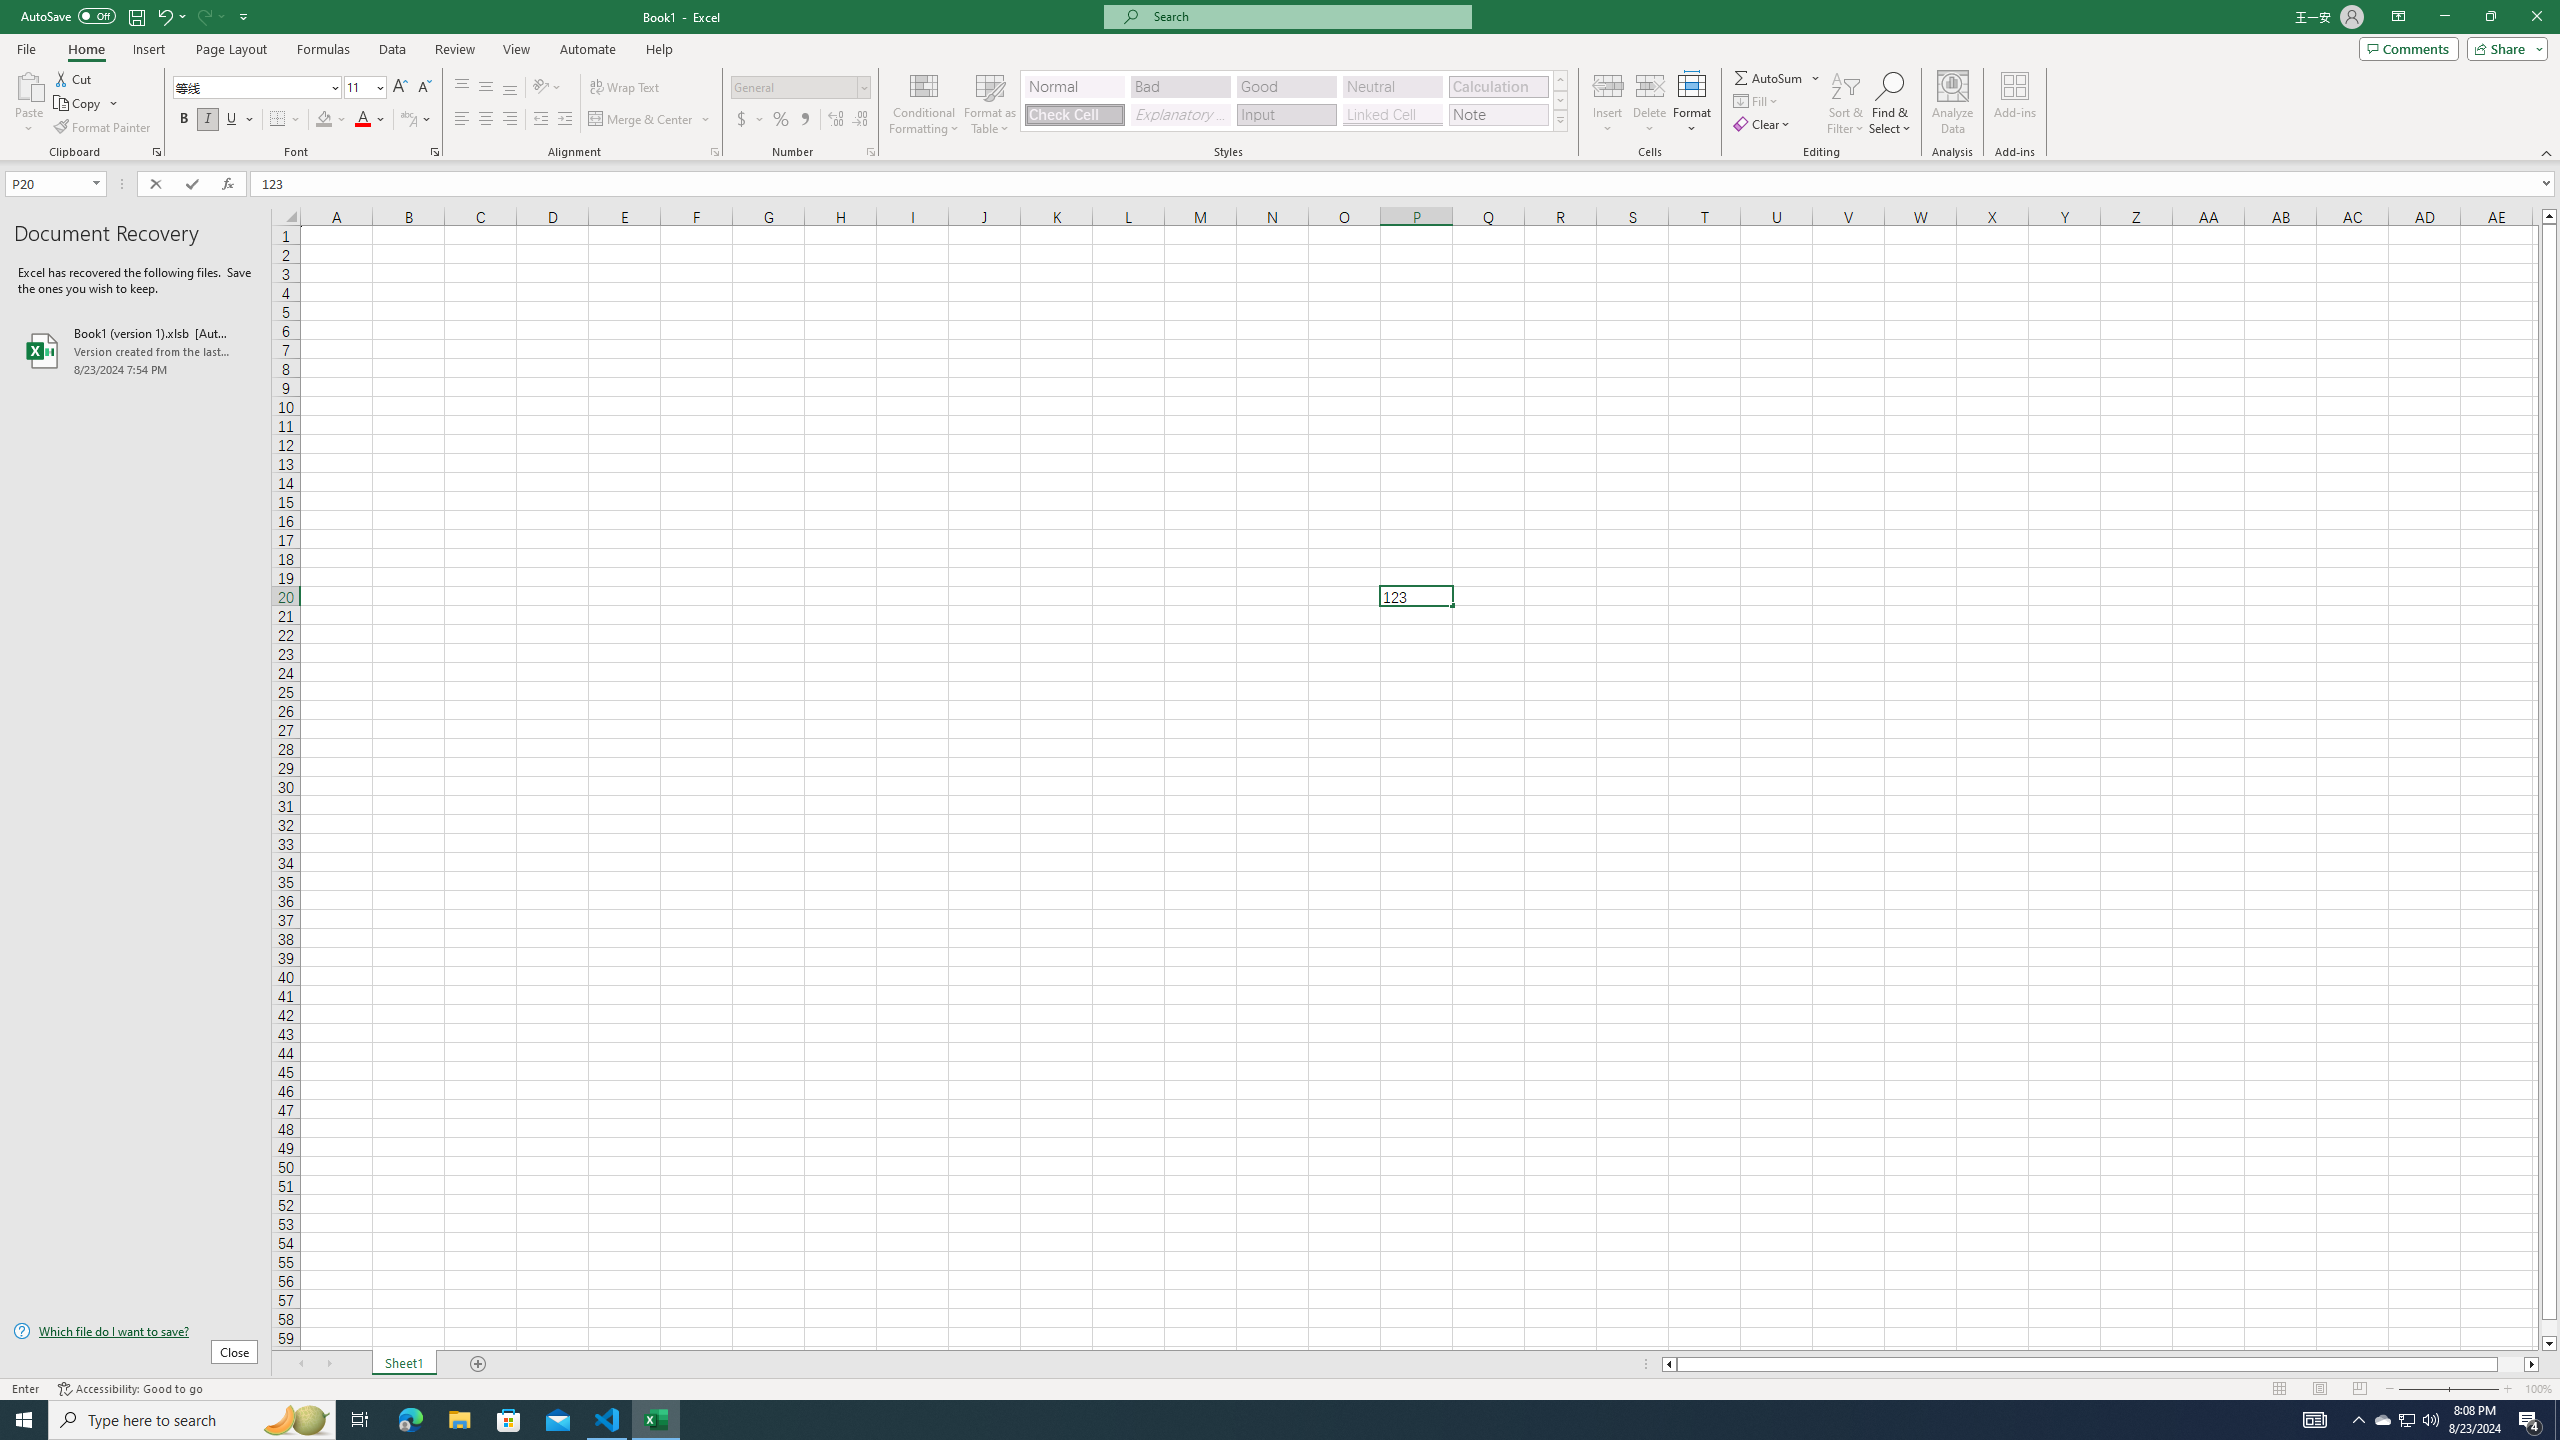  I want to click on 'Italic', so click(207, 118).